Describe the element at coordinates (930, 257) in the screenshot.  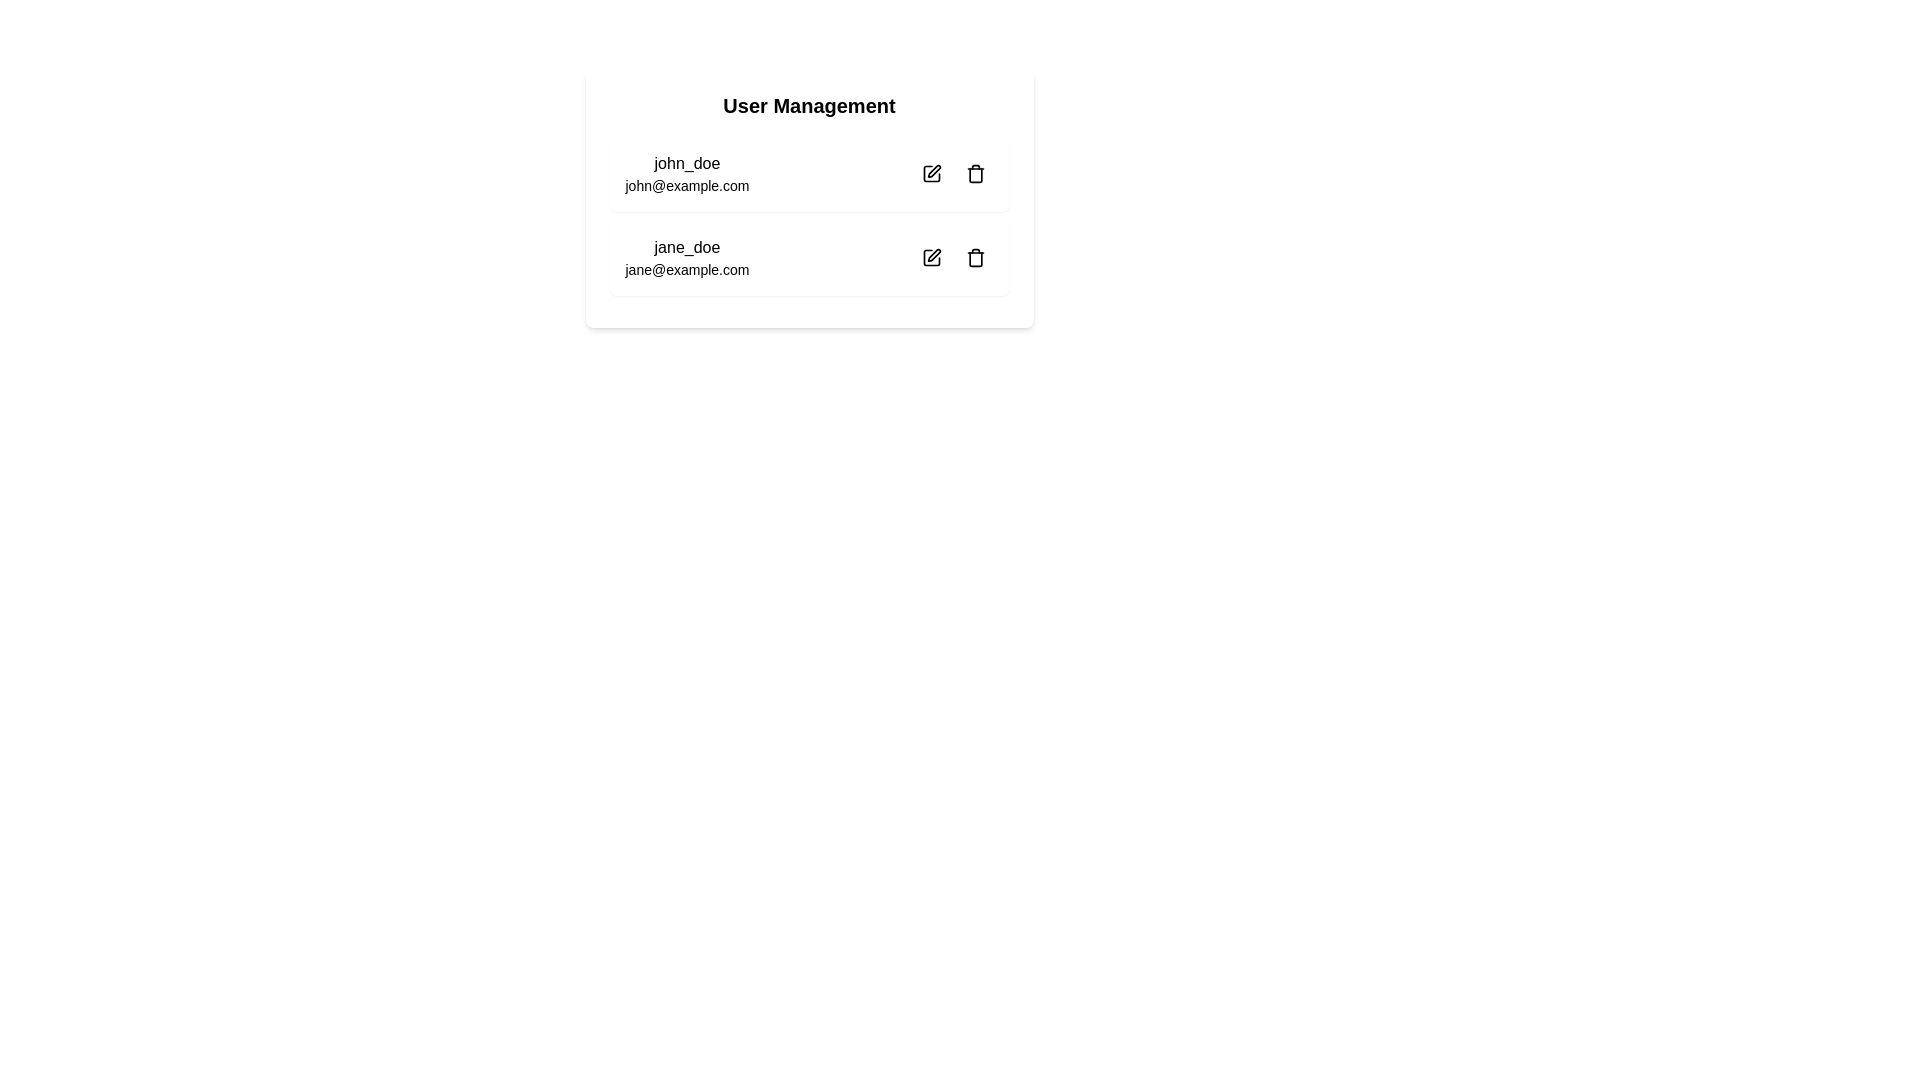
I see `the edit icon button next to 'jane_doe' in the user management panel` at that location.